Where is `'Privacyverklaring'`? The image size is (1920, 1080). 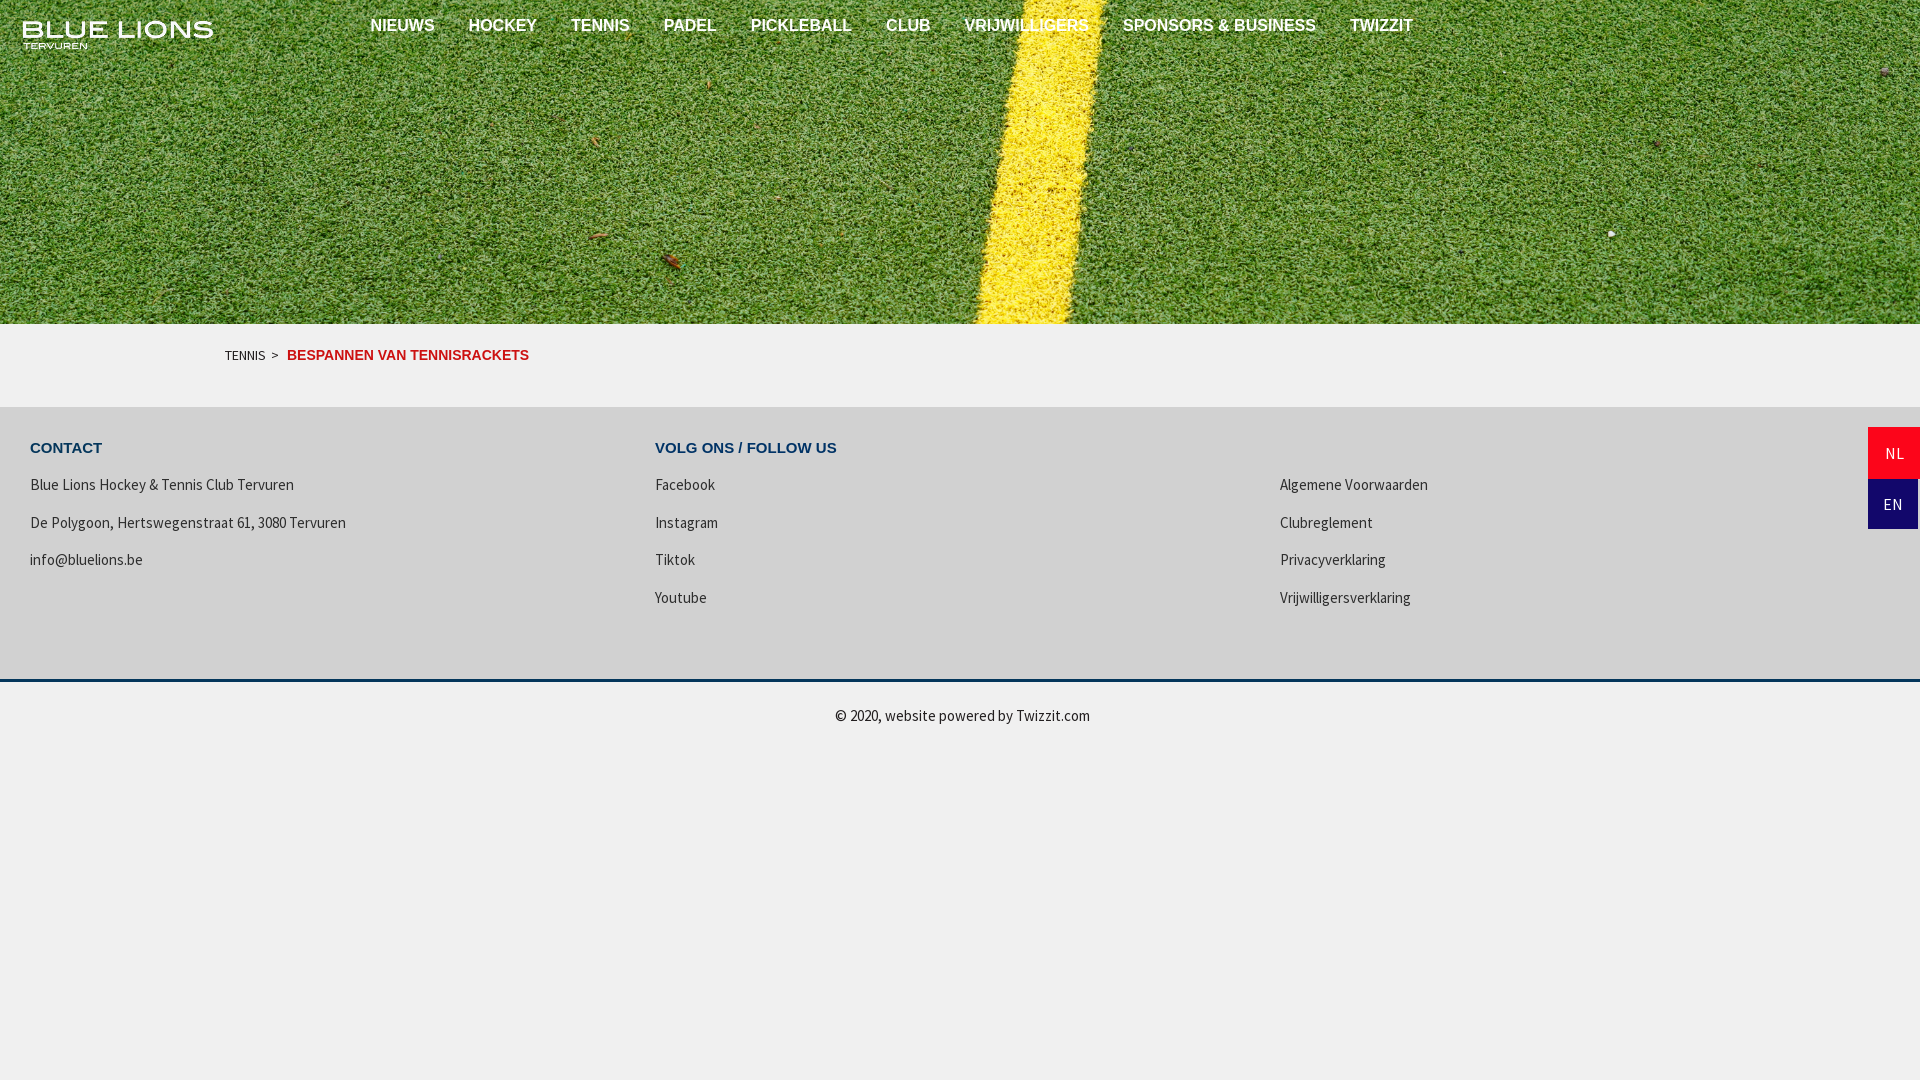 'Privacyverklaring' is located at coordinates (1333, 559).